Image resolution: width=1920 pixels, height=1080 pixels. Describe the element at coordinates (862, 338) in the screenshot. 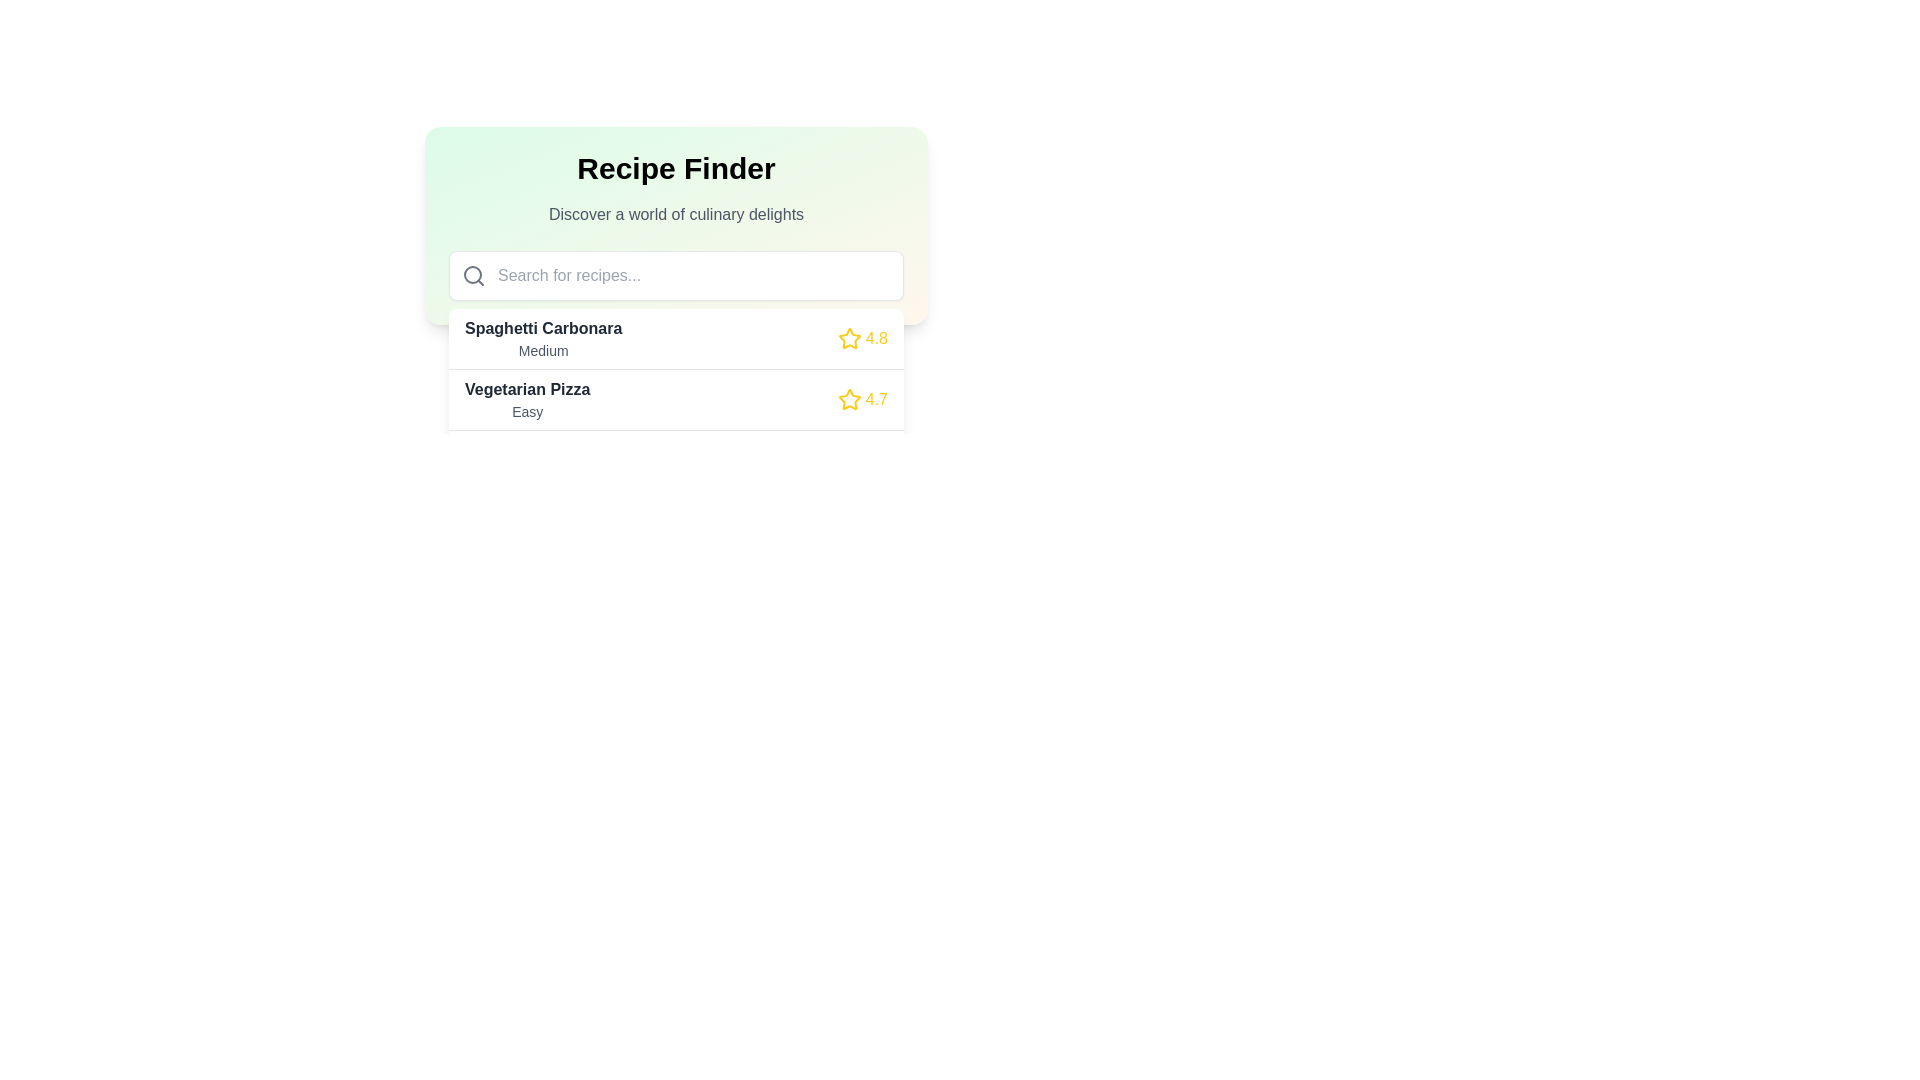

I see `the Rating Indicator with Star Icon and Text for the Spaghetti Carbonara dish, located at the far right of its row, displaying its numeric score` at that location.